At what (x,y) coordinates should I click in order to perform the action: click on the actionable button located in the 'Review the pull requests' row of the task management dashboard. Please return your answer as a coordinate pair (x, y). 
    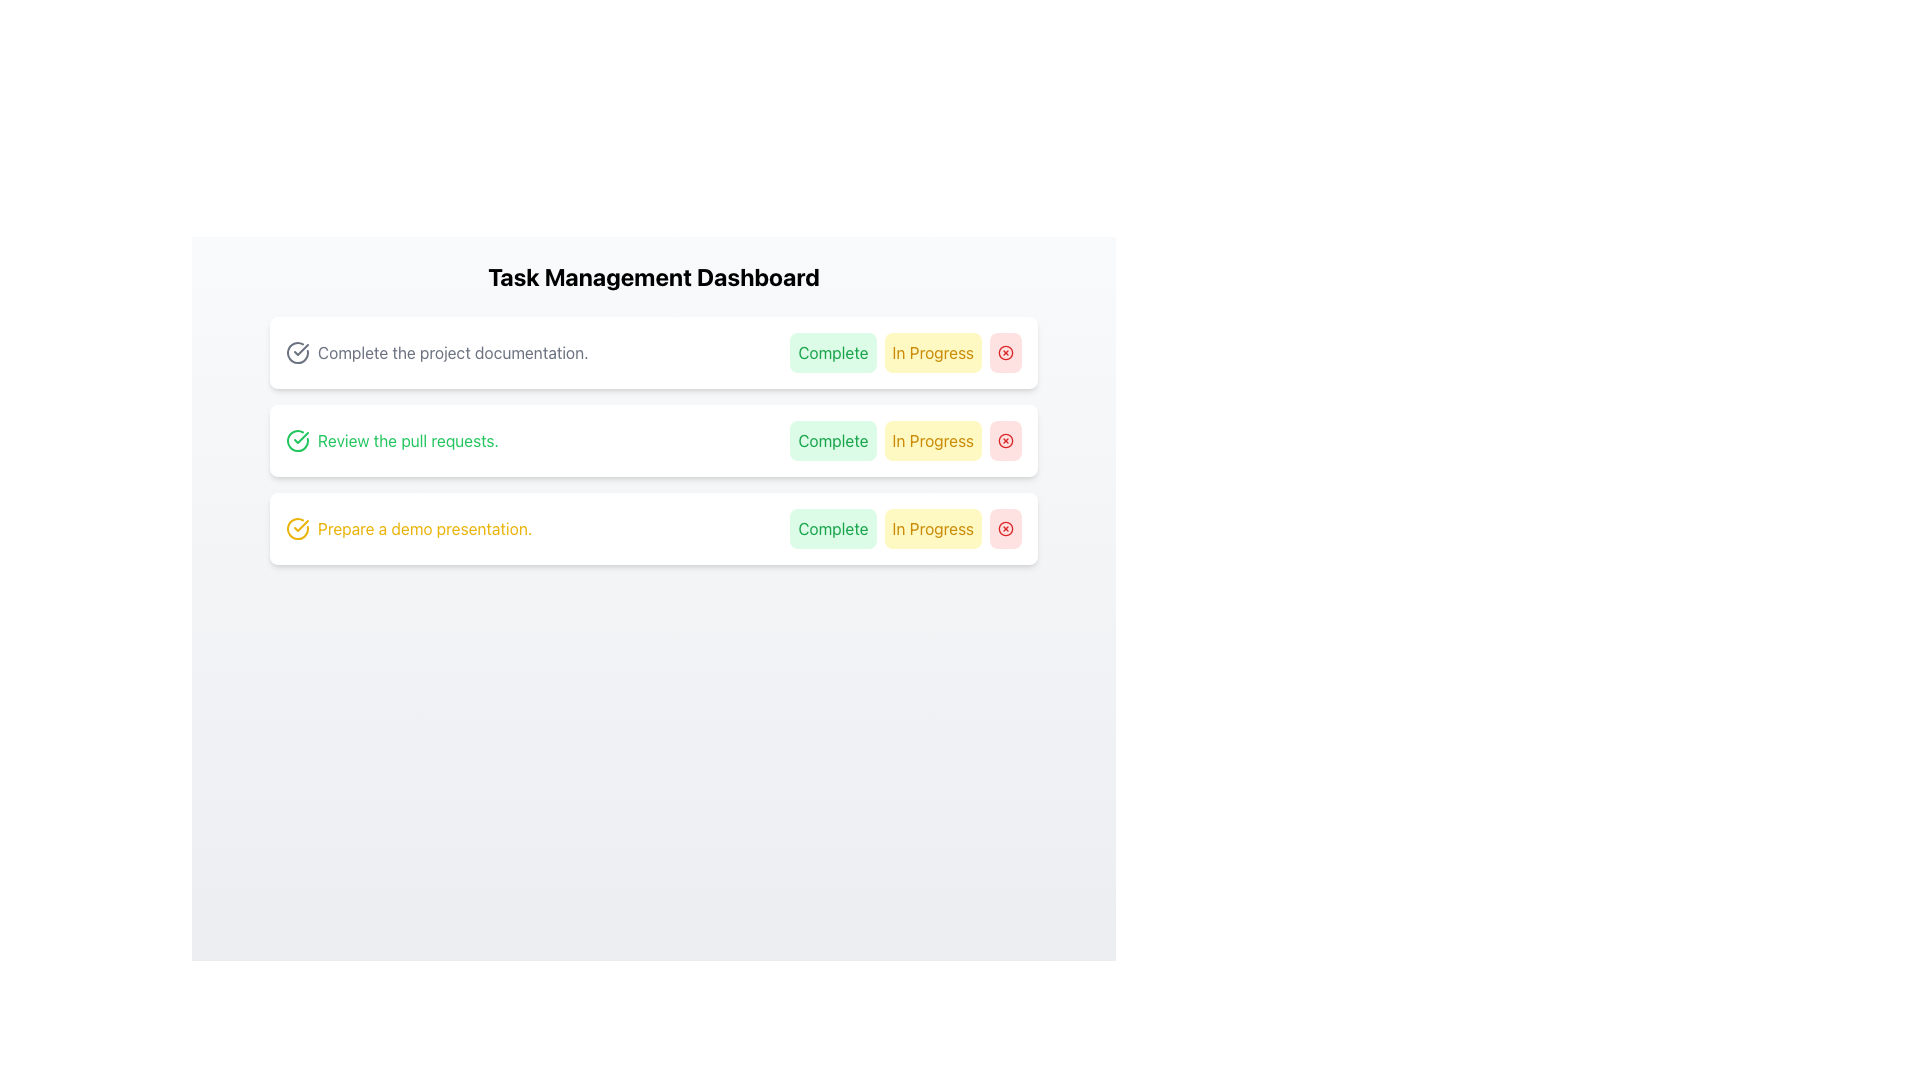
    Looking at the image, I should click on (1006, 439).